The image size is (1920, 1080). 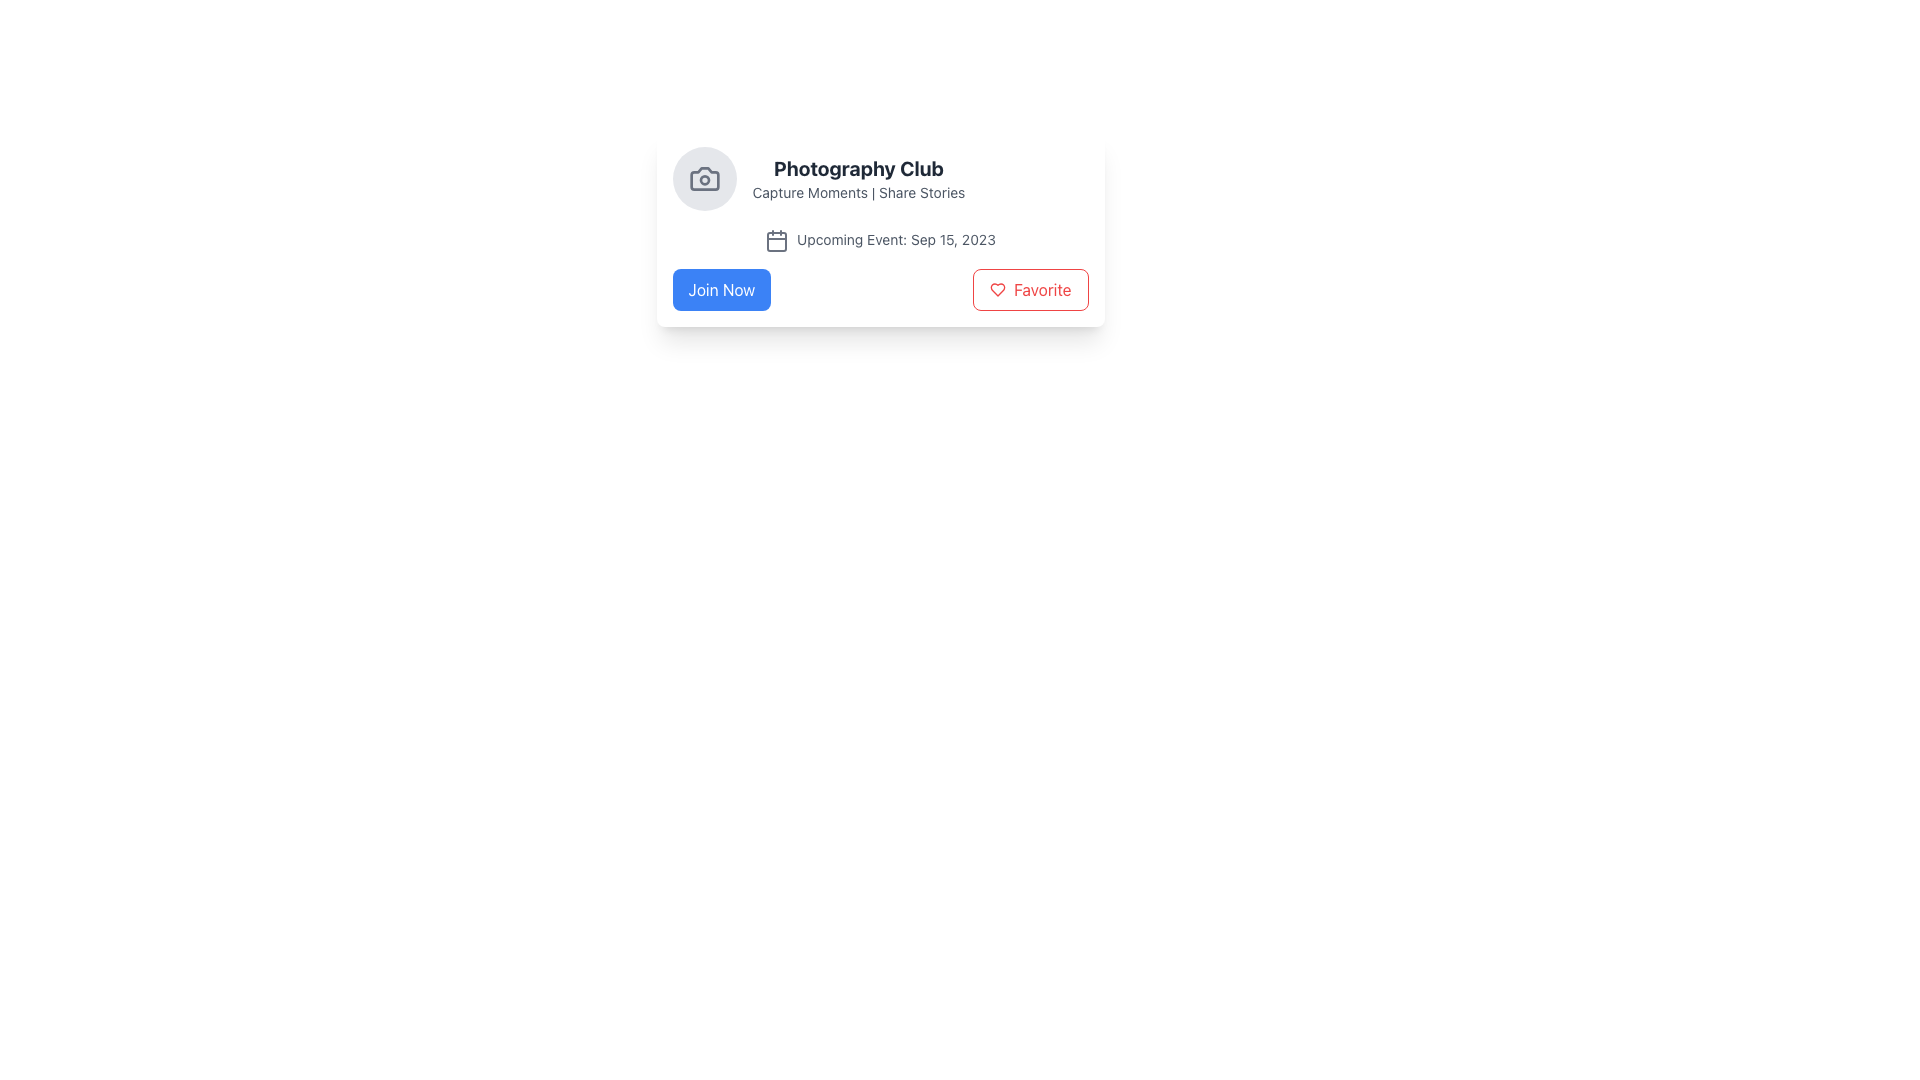 I want to click on the blue rectangular button with rounded corners labeled 'Join Now' to observe its hover effect changing to a darker blue shade, so click(x=720, y=289).